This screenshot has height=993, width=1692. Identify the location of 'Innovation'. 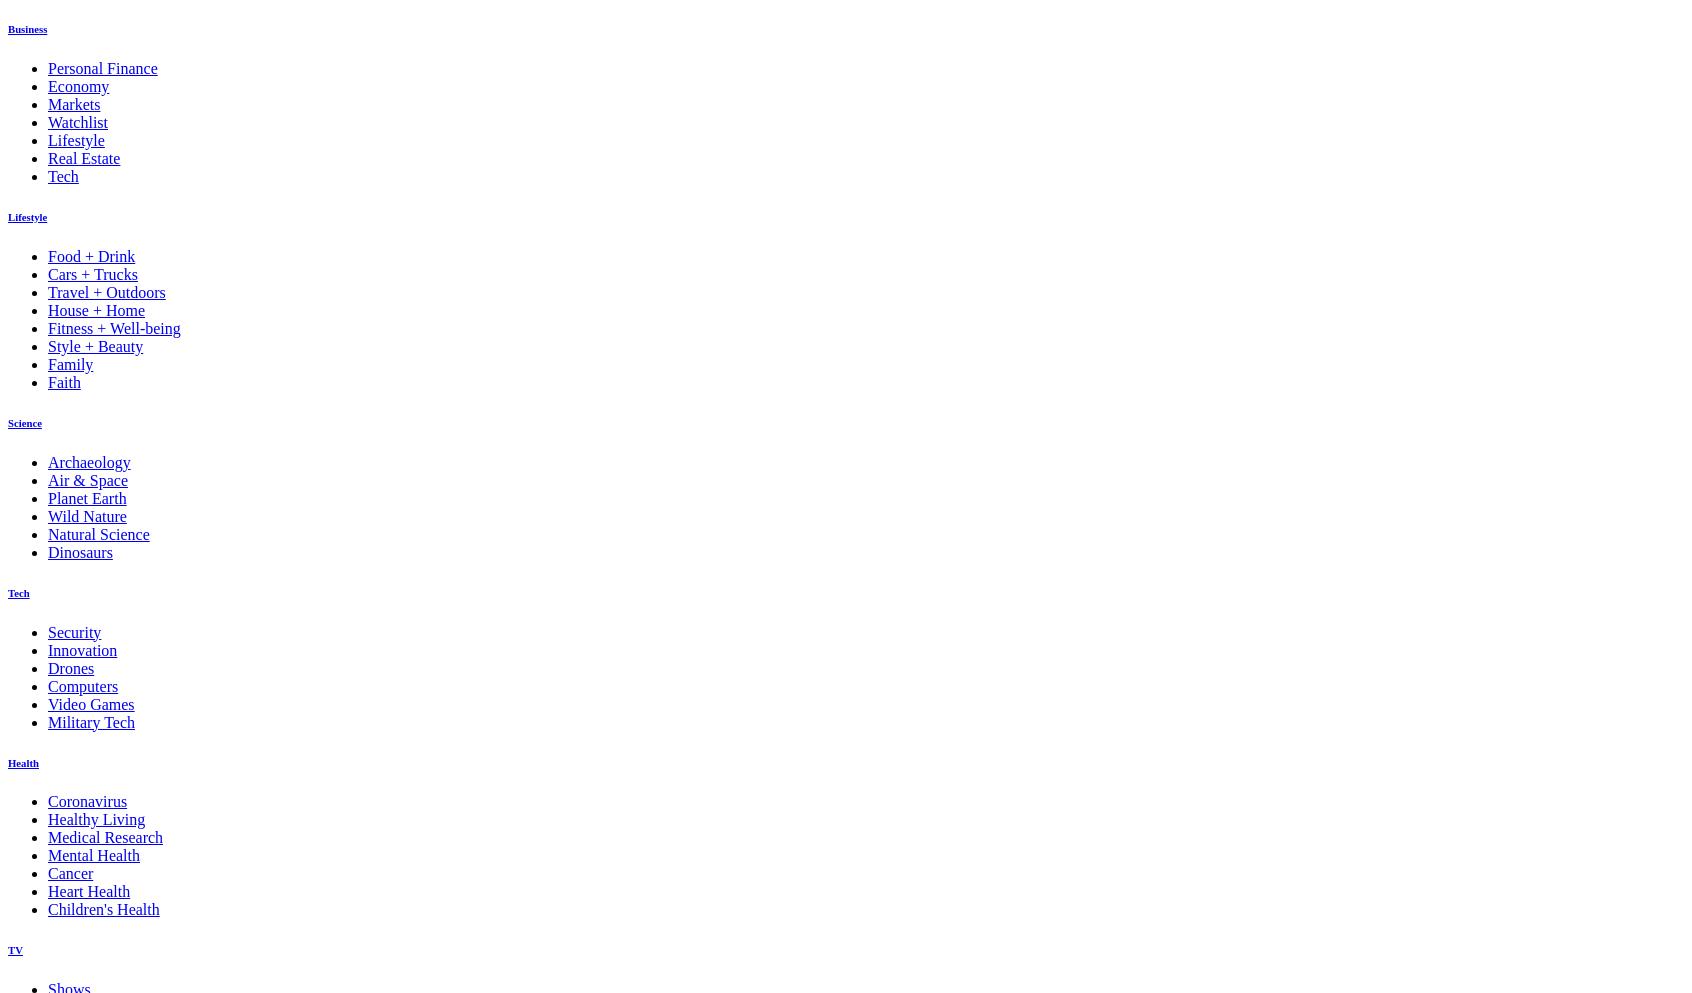
(47, 648).